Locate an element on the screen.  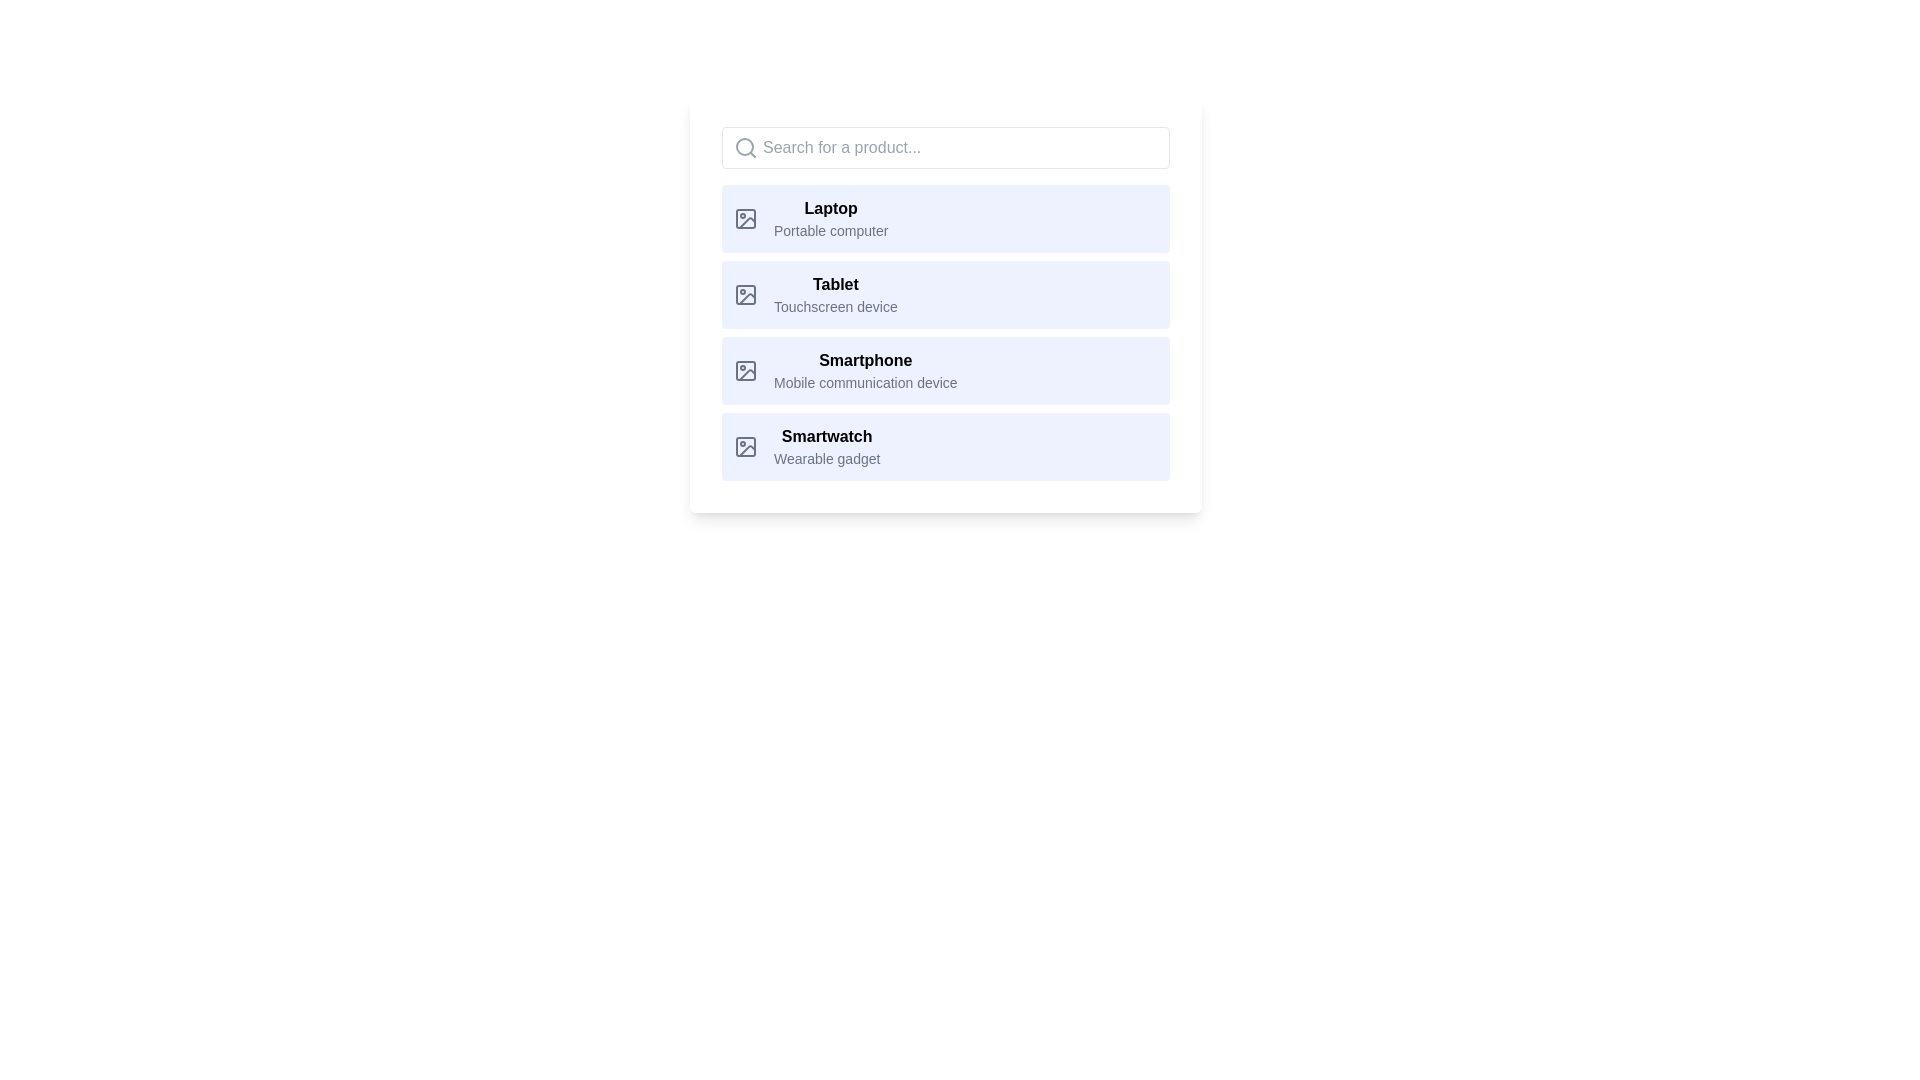
the icon representation of an image located to the left of the 'Laptop' text in the first row of the item list is located at coordinates (744, 219).